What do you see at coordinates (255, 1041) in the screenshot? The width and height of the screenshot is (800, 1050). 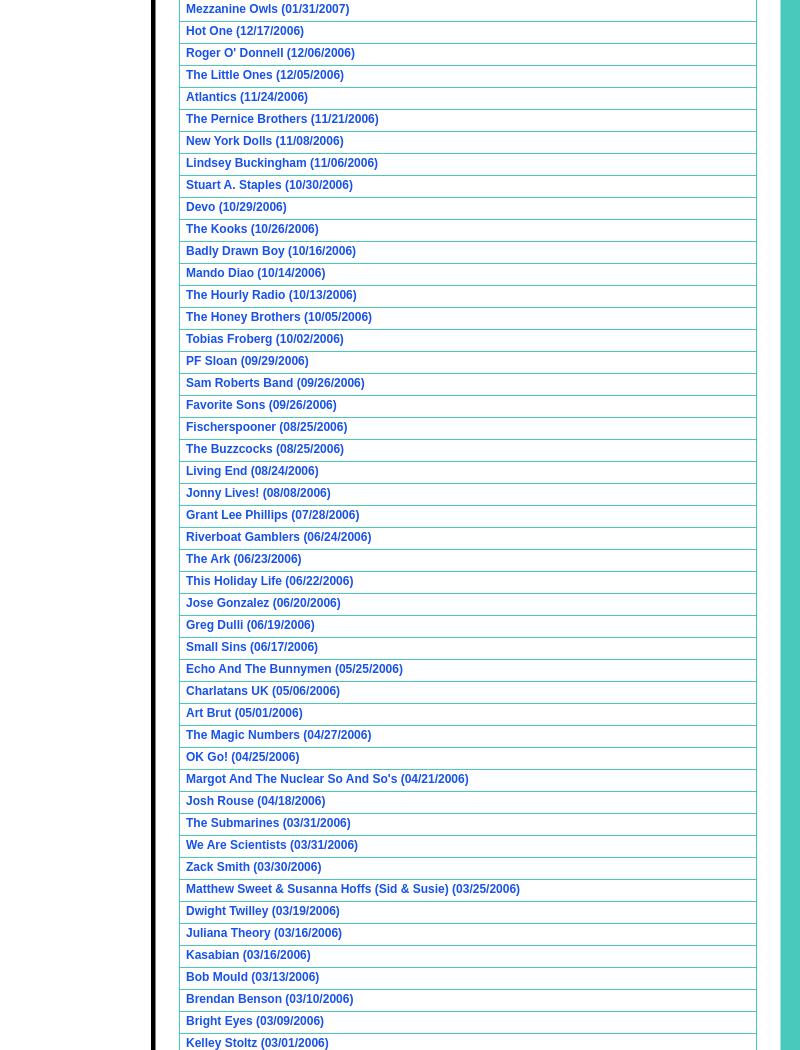 I see `'Kelley Stoltz (03/01/2006)'` at bounding box center [255, 1041].